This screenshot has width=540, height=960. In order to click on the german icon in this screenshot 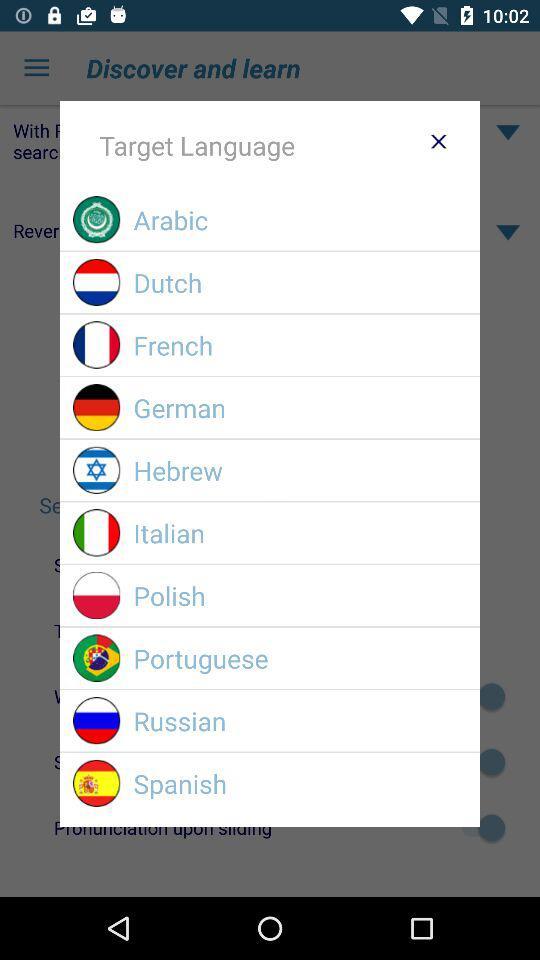, I will do `click(299, 406)`.